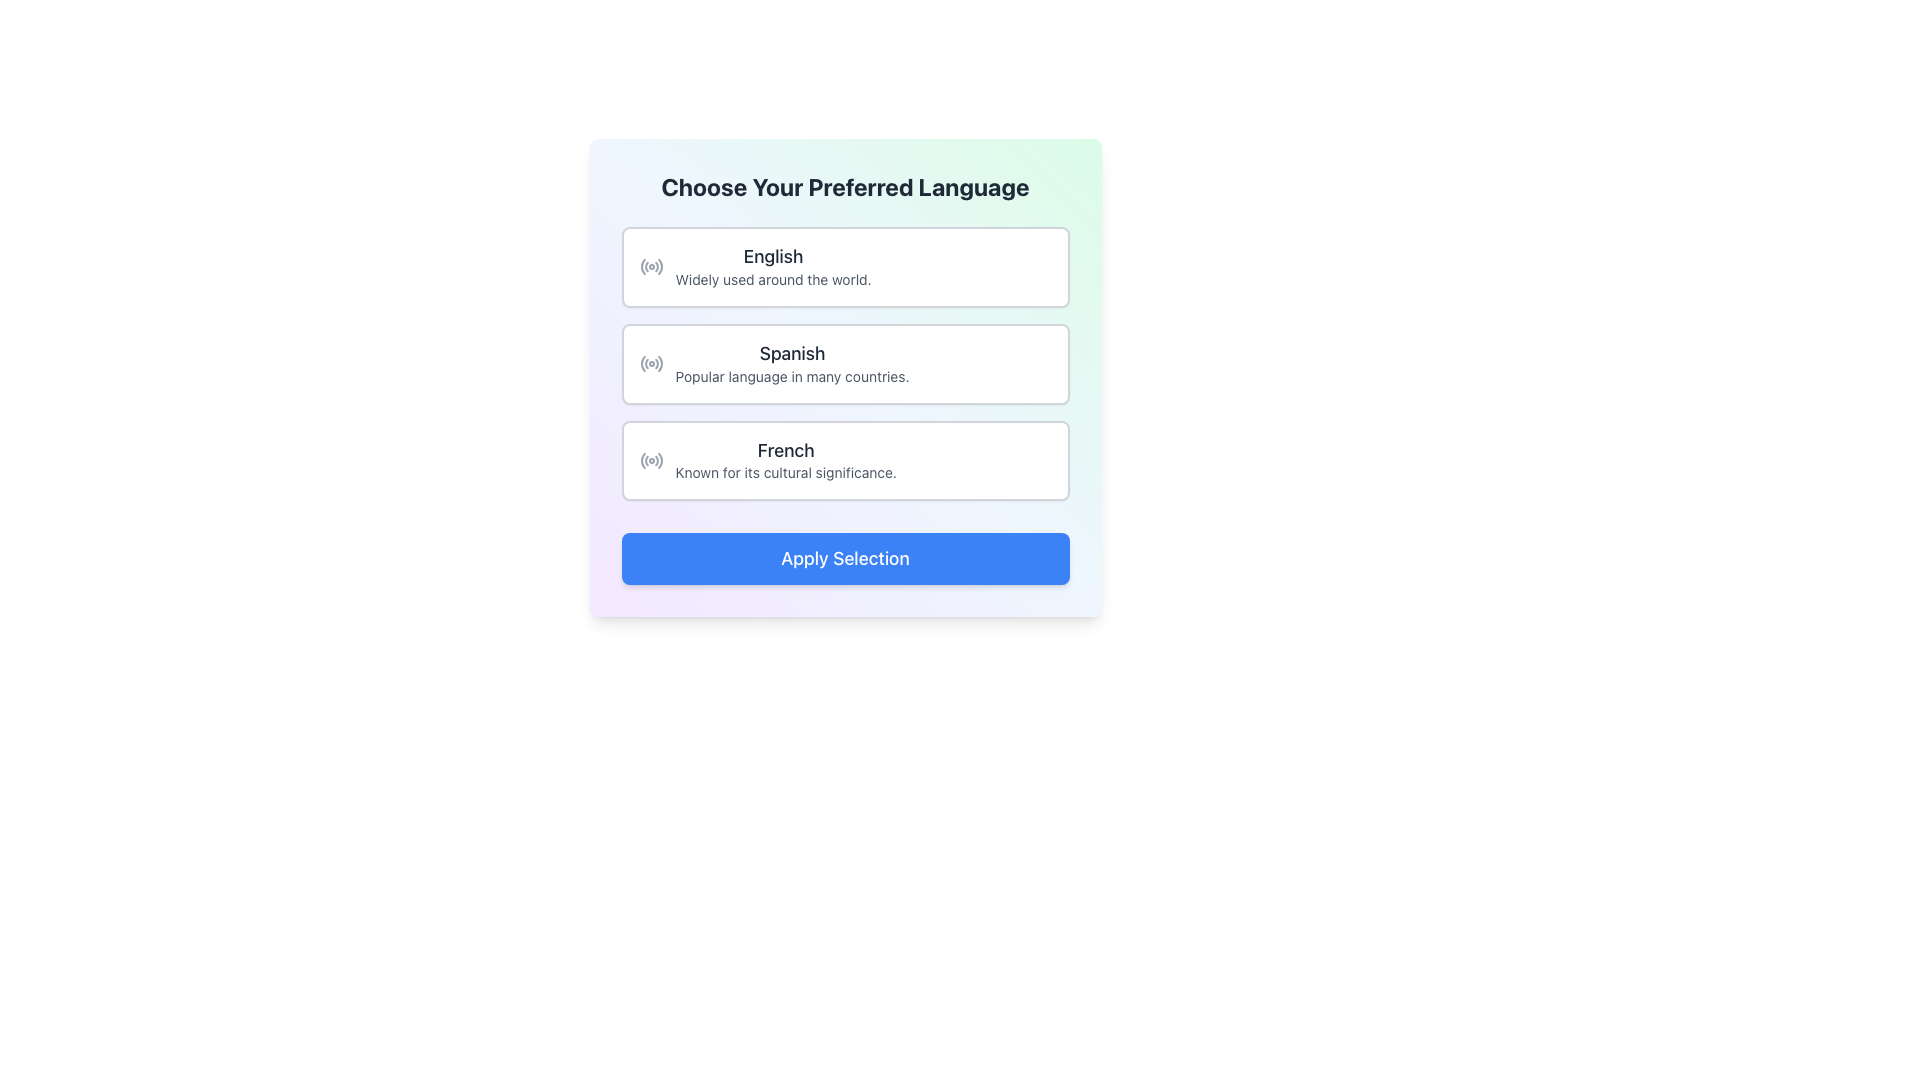  I want to click on the list item displaying the title 'Spanish' with the subtitle 'Popular language in many countries.' and an icon resembling sound waves, so click(773, 364).